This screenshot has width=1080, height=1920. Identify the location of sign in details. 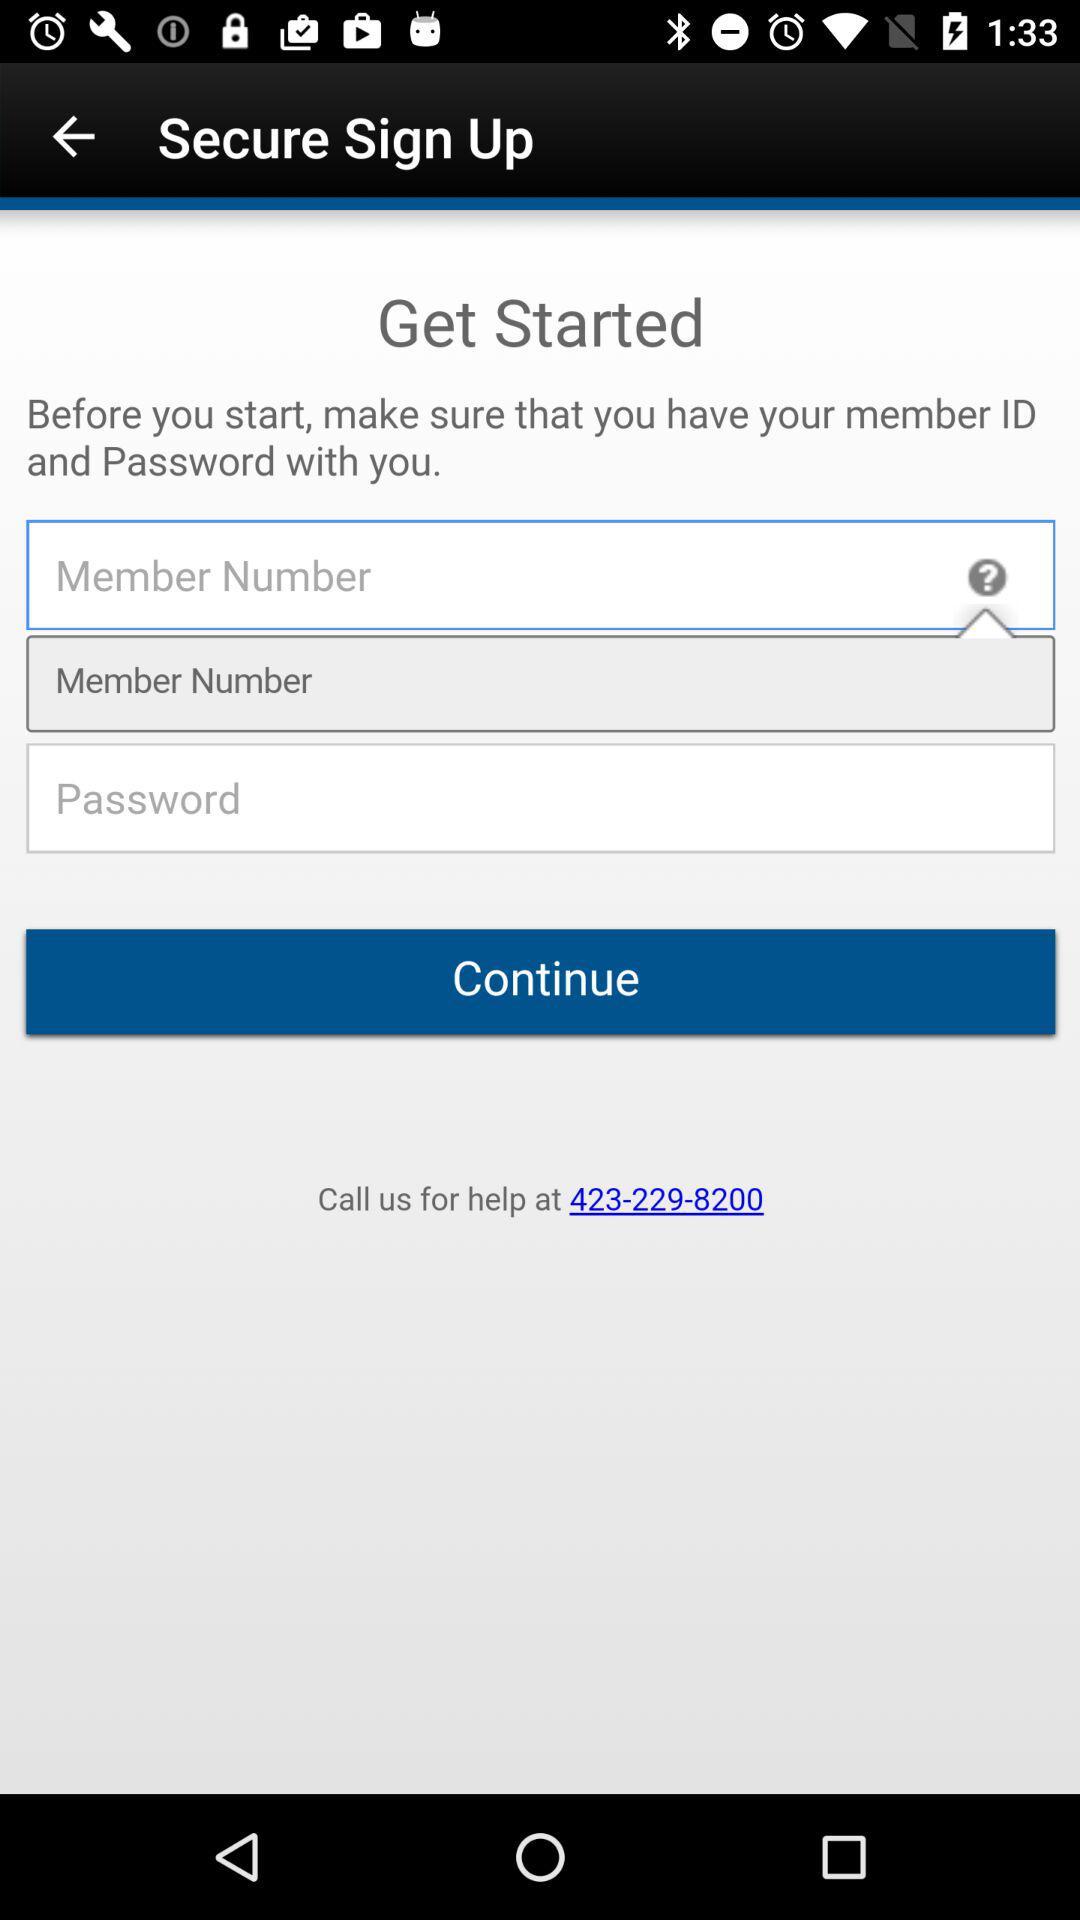
(540, 1002).